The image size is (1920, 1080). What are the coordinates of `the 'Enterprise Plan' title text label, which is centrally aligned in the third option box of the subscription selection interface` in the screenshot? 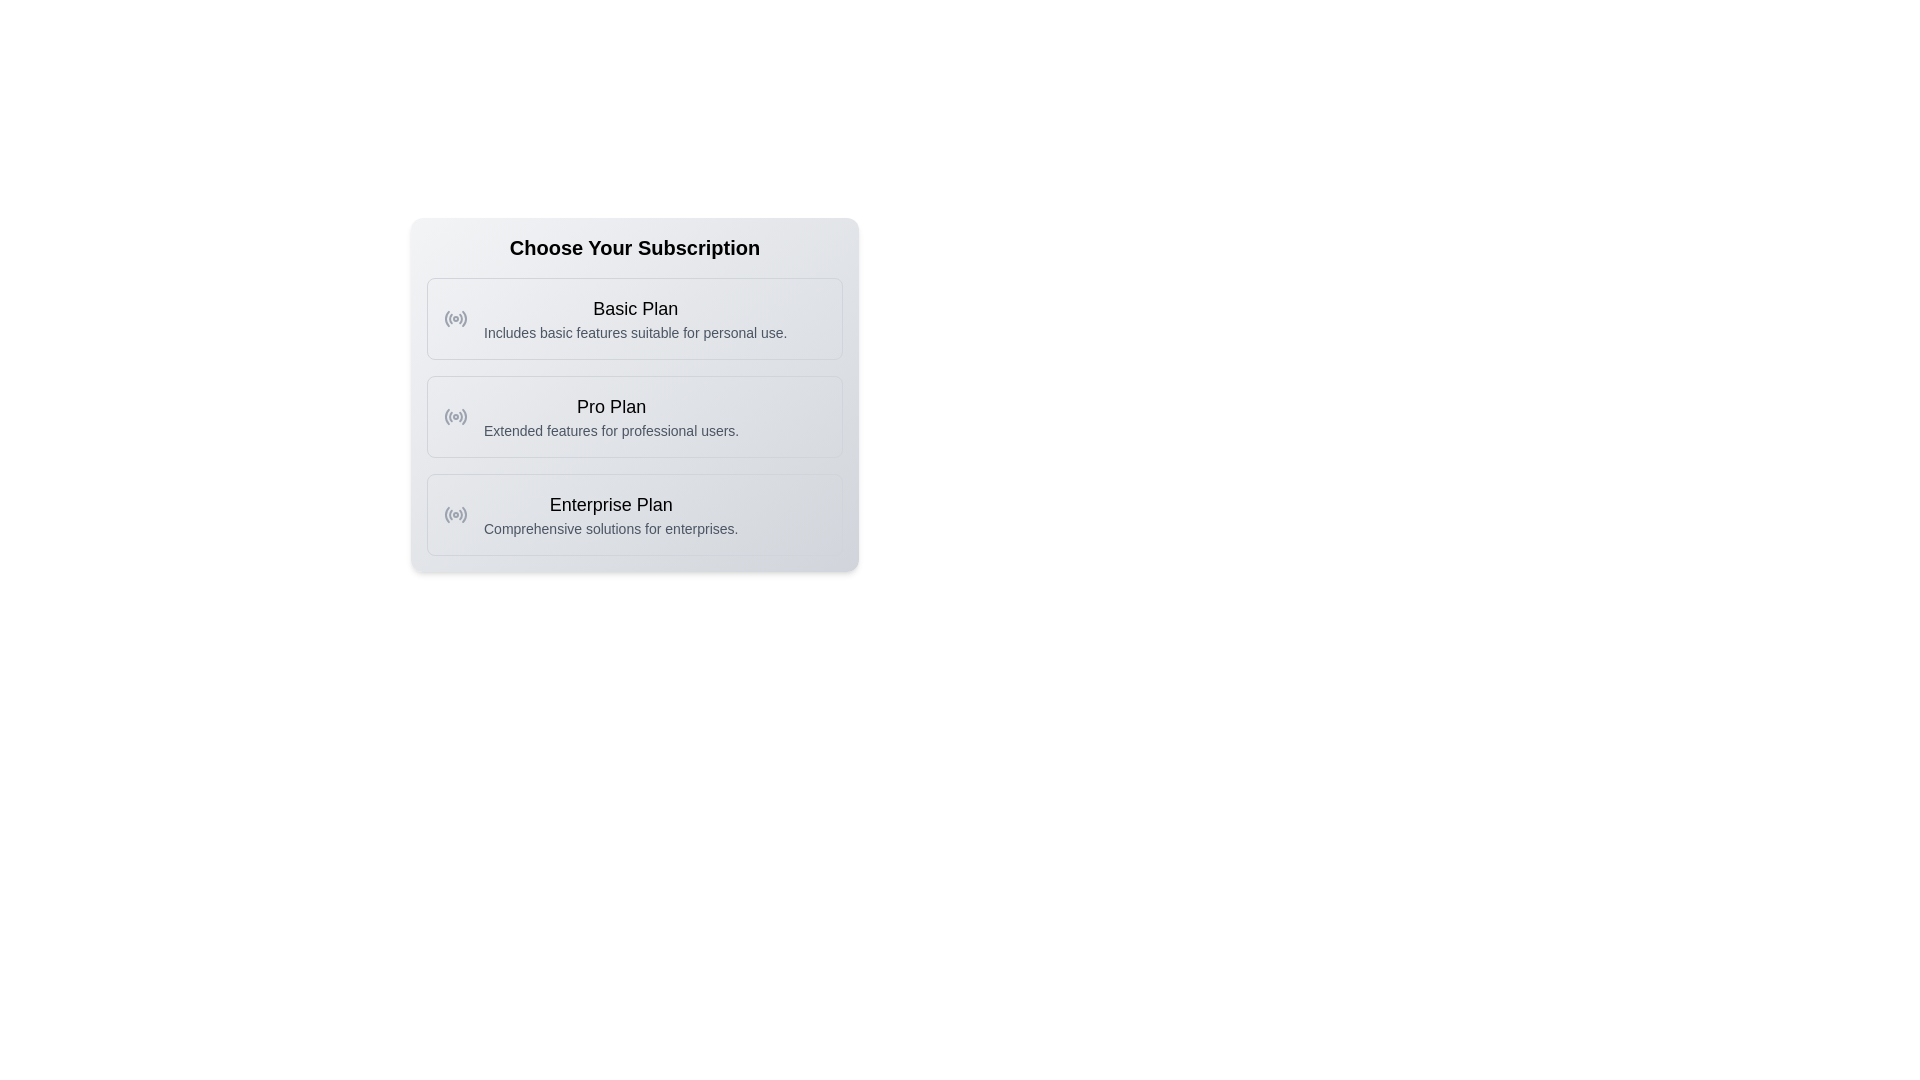 It's located at (610, 504).